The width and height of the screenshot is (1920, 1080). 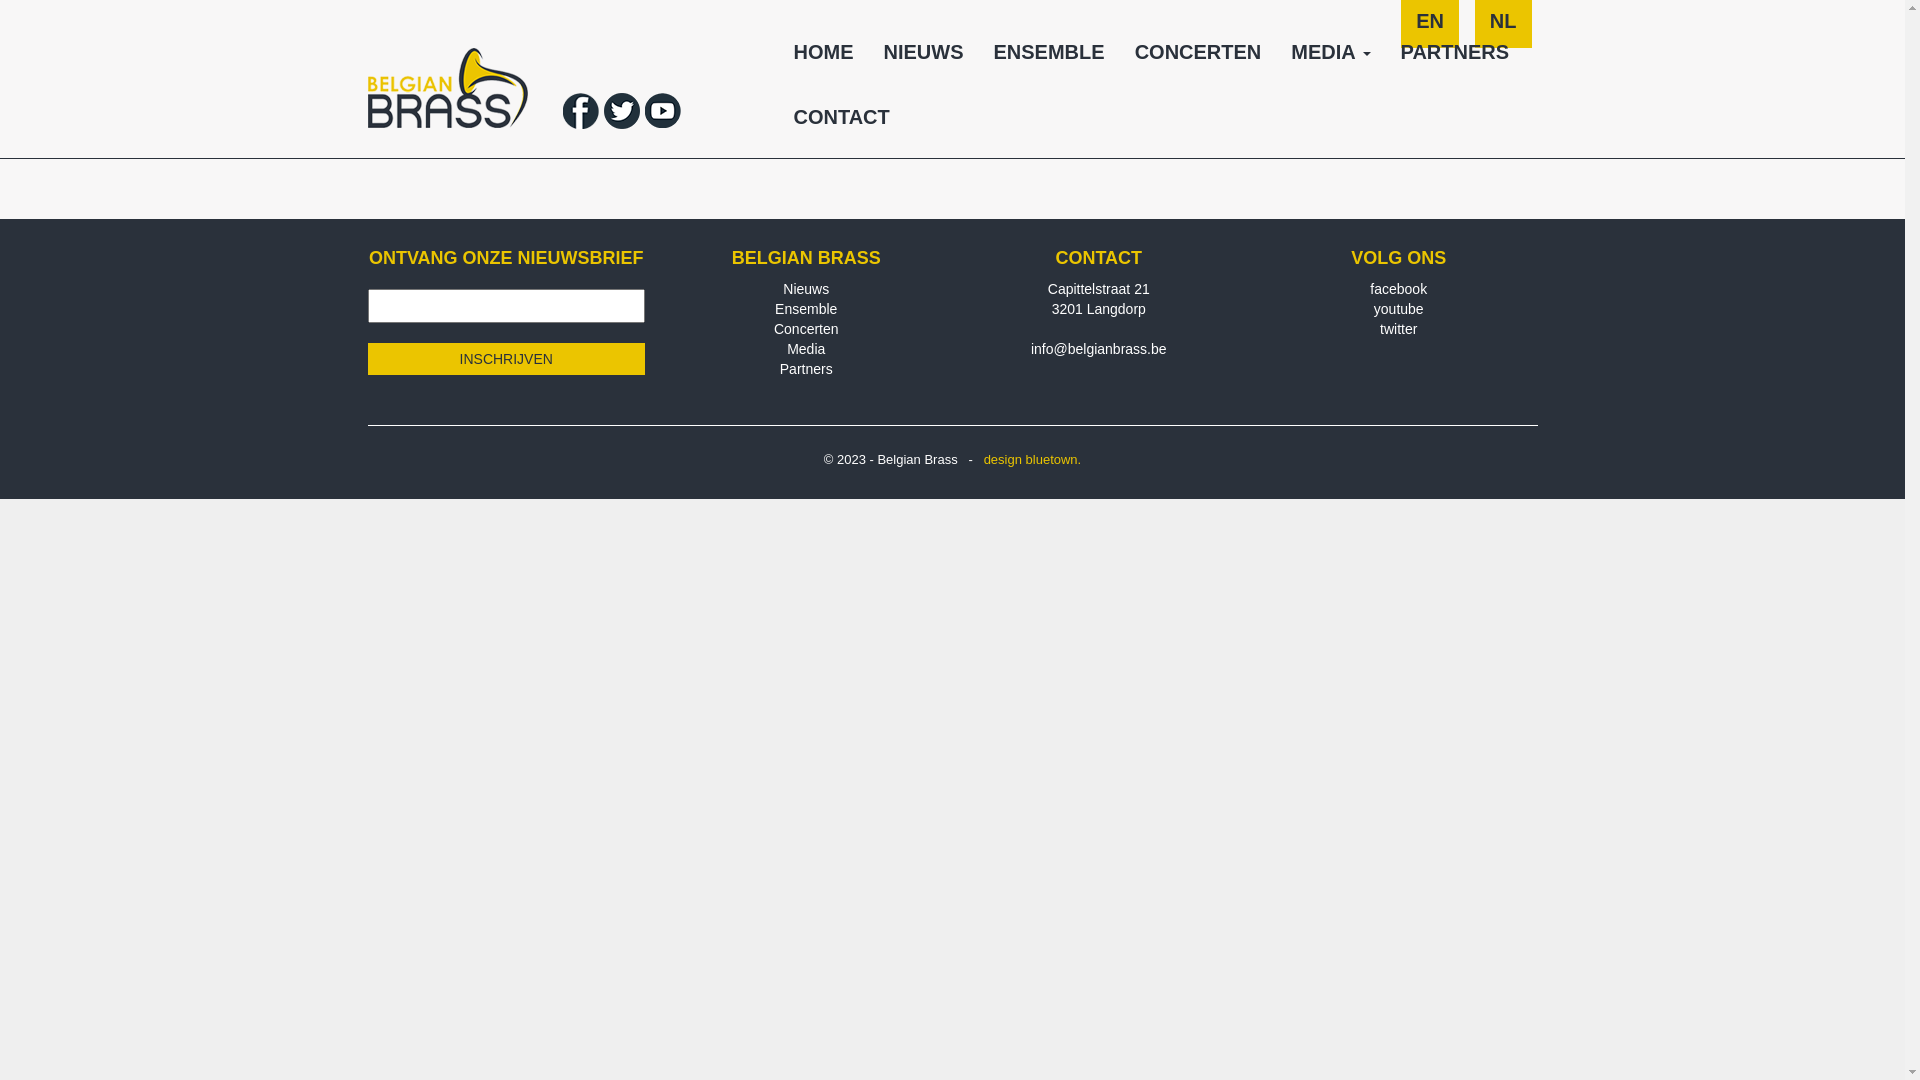 What do you see at coordinates (507, 357) in the screenshot?
I see `'Inschrijven'` at bounding box center [507, 357].